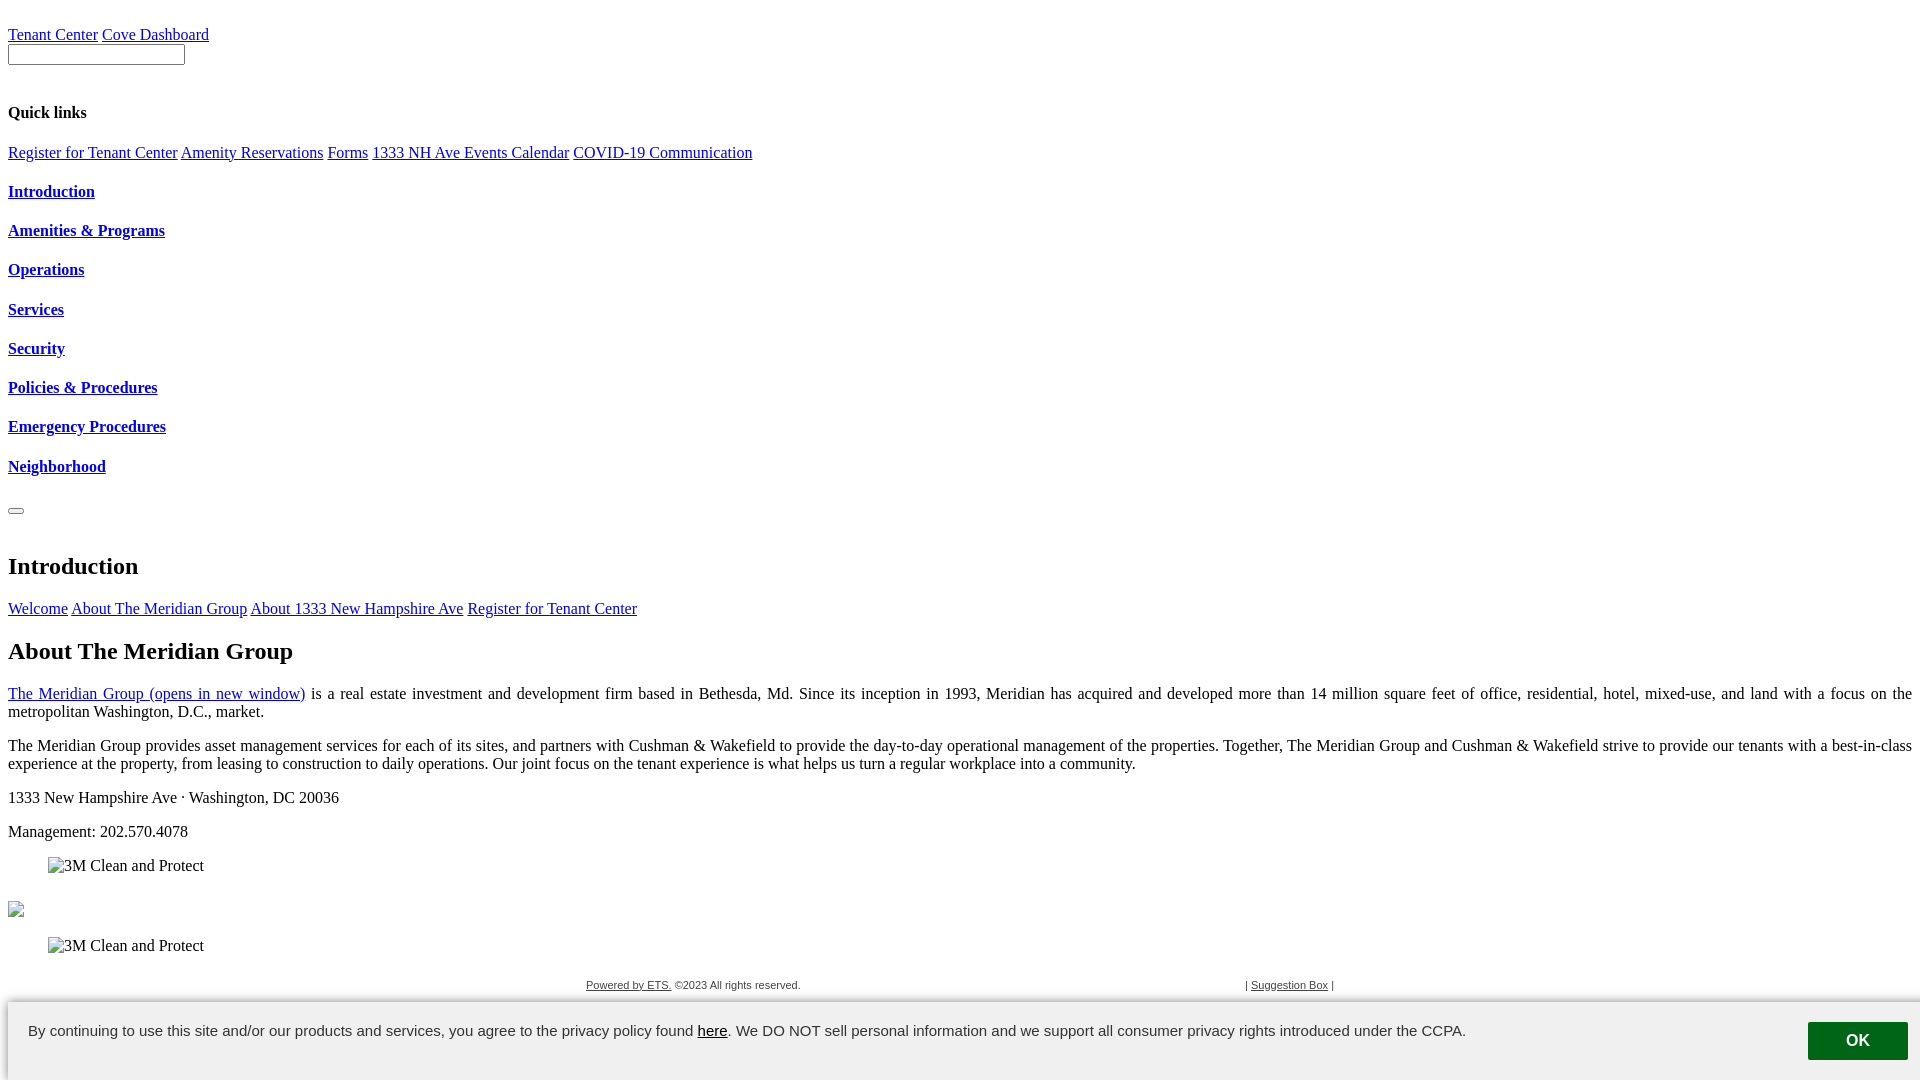  I want to click on 'Neighborhood', so click(960, 466).